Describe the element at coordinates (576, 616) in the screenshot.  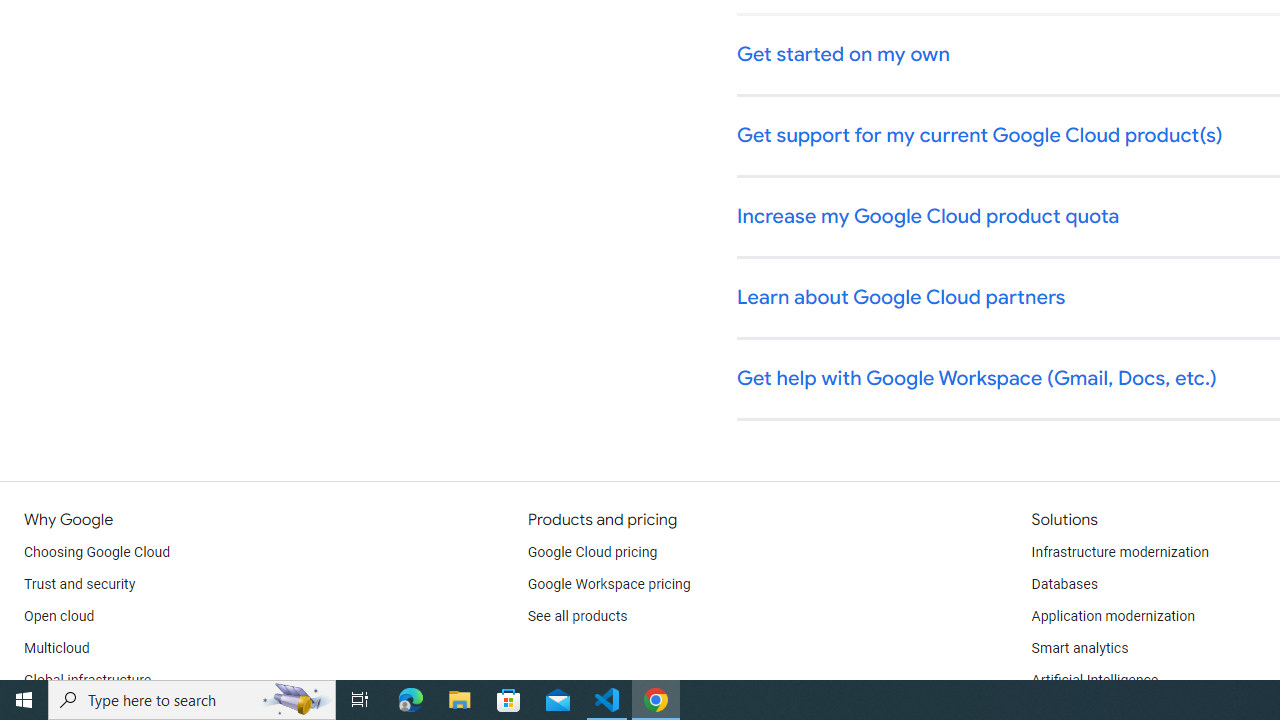
I see `'See all products'` at that location.